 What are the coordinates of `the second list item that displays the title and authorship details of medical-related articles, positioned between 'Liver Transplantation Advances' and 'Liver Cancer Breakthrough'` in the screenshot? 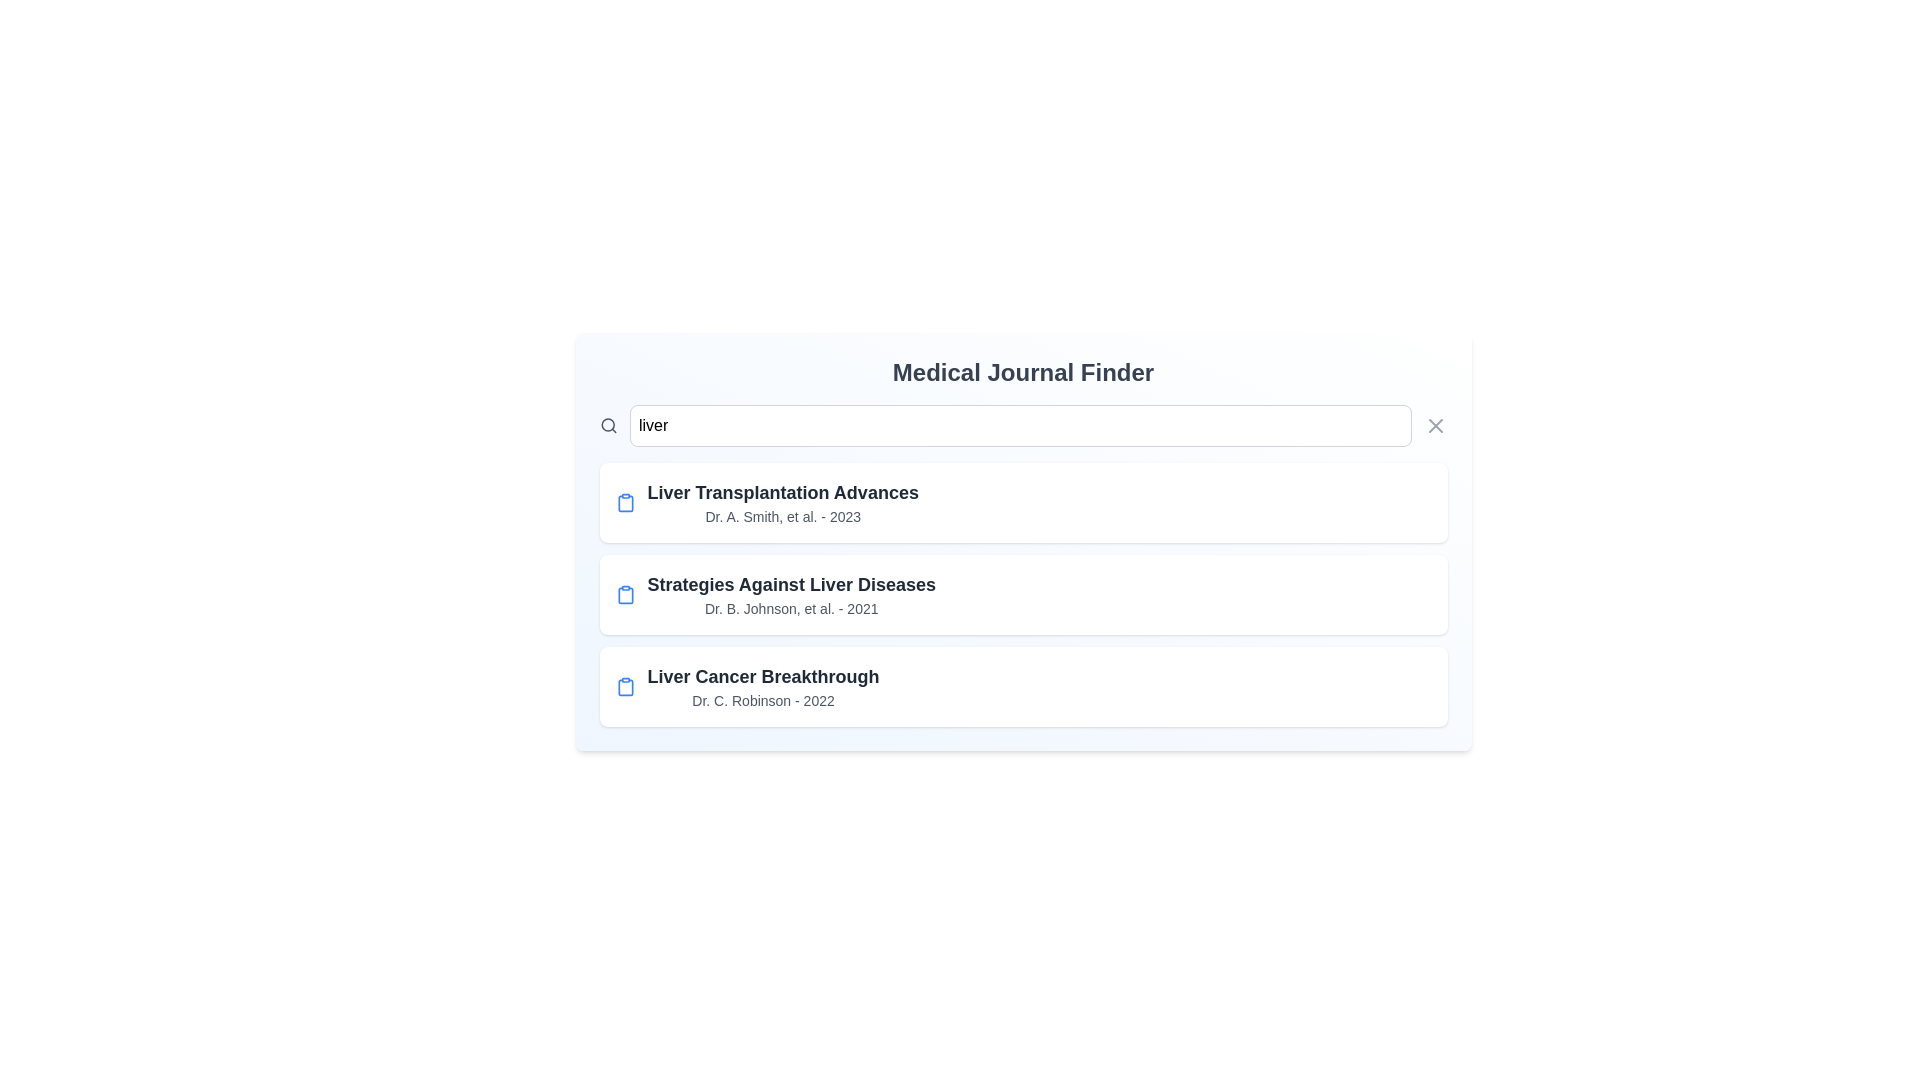 It's located at (1023, 593).